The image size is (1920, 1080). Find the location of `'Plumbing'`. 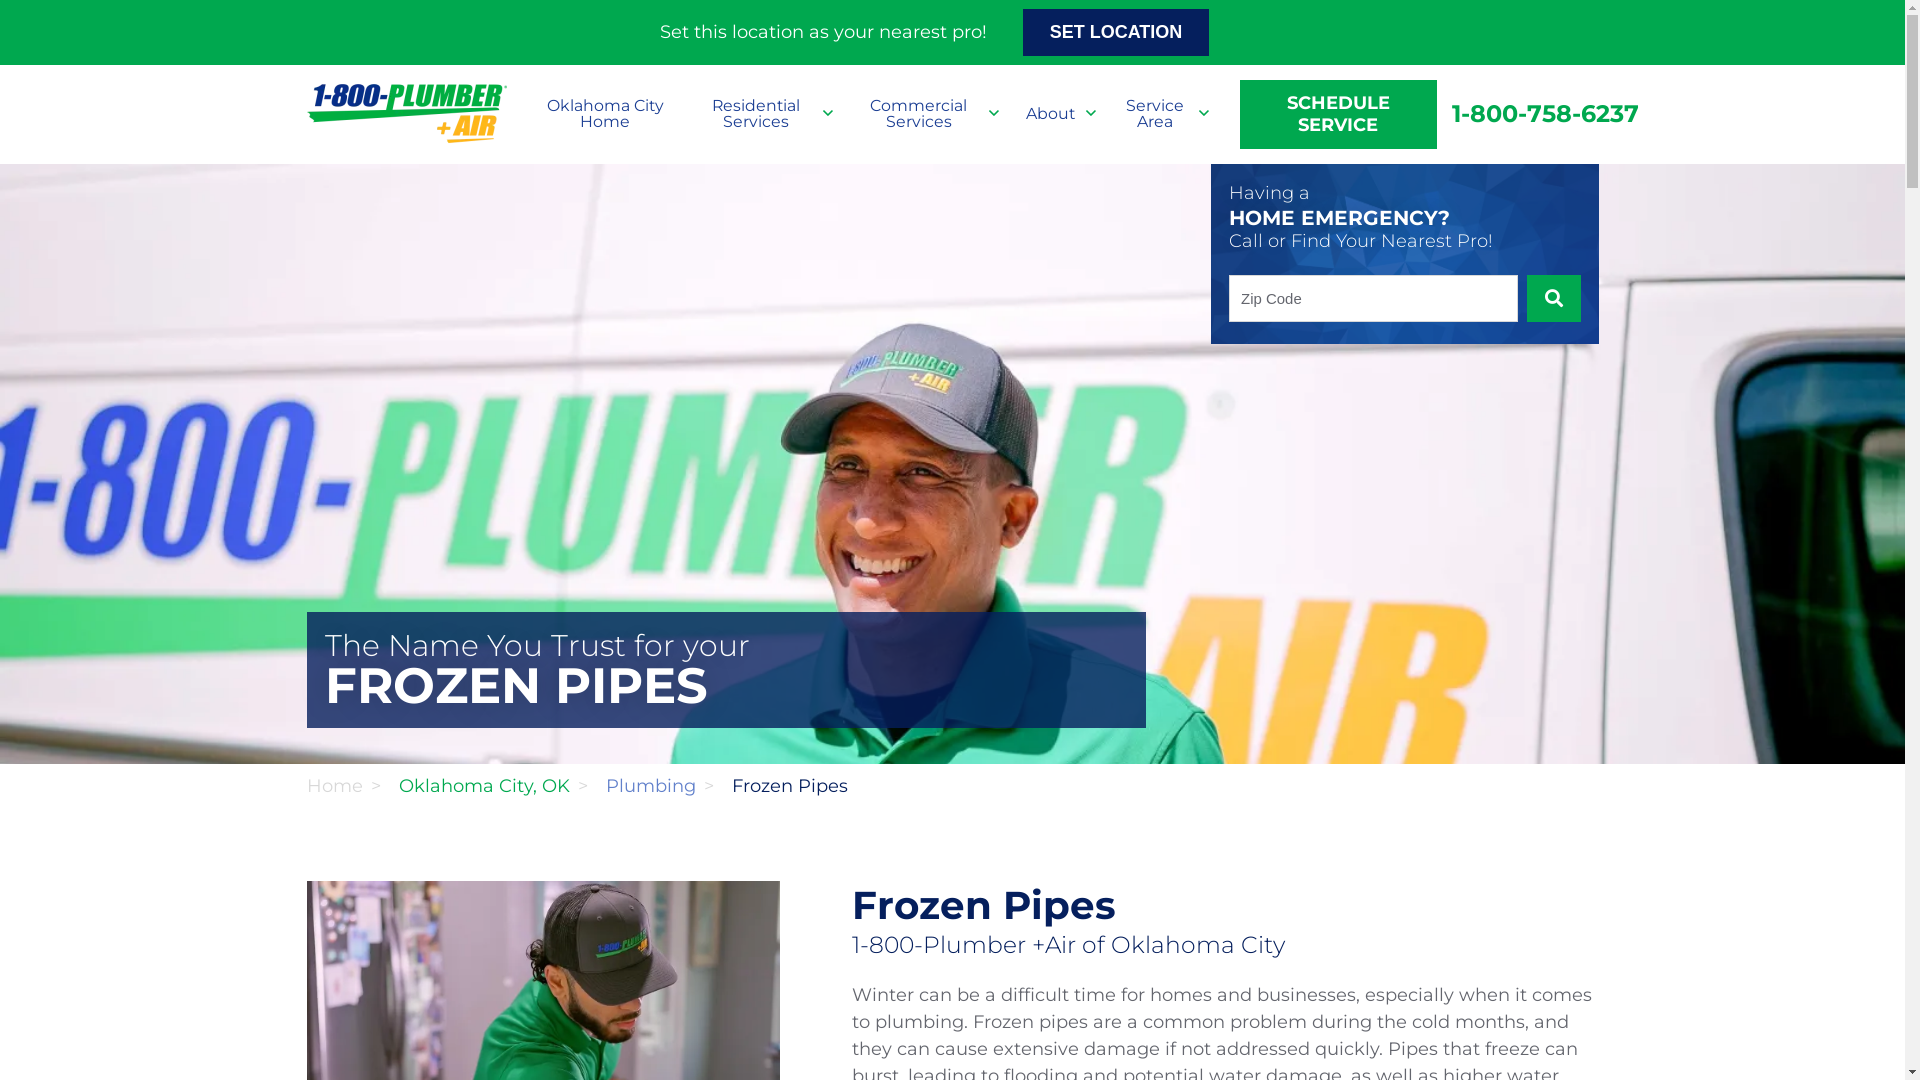

'Plumbing' is located at coordinates (604, 785).